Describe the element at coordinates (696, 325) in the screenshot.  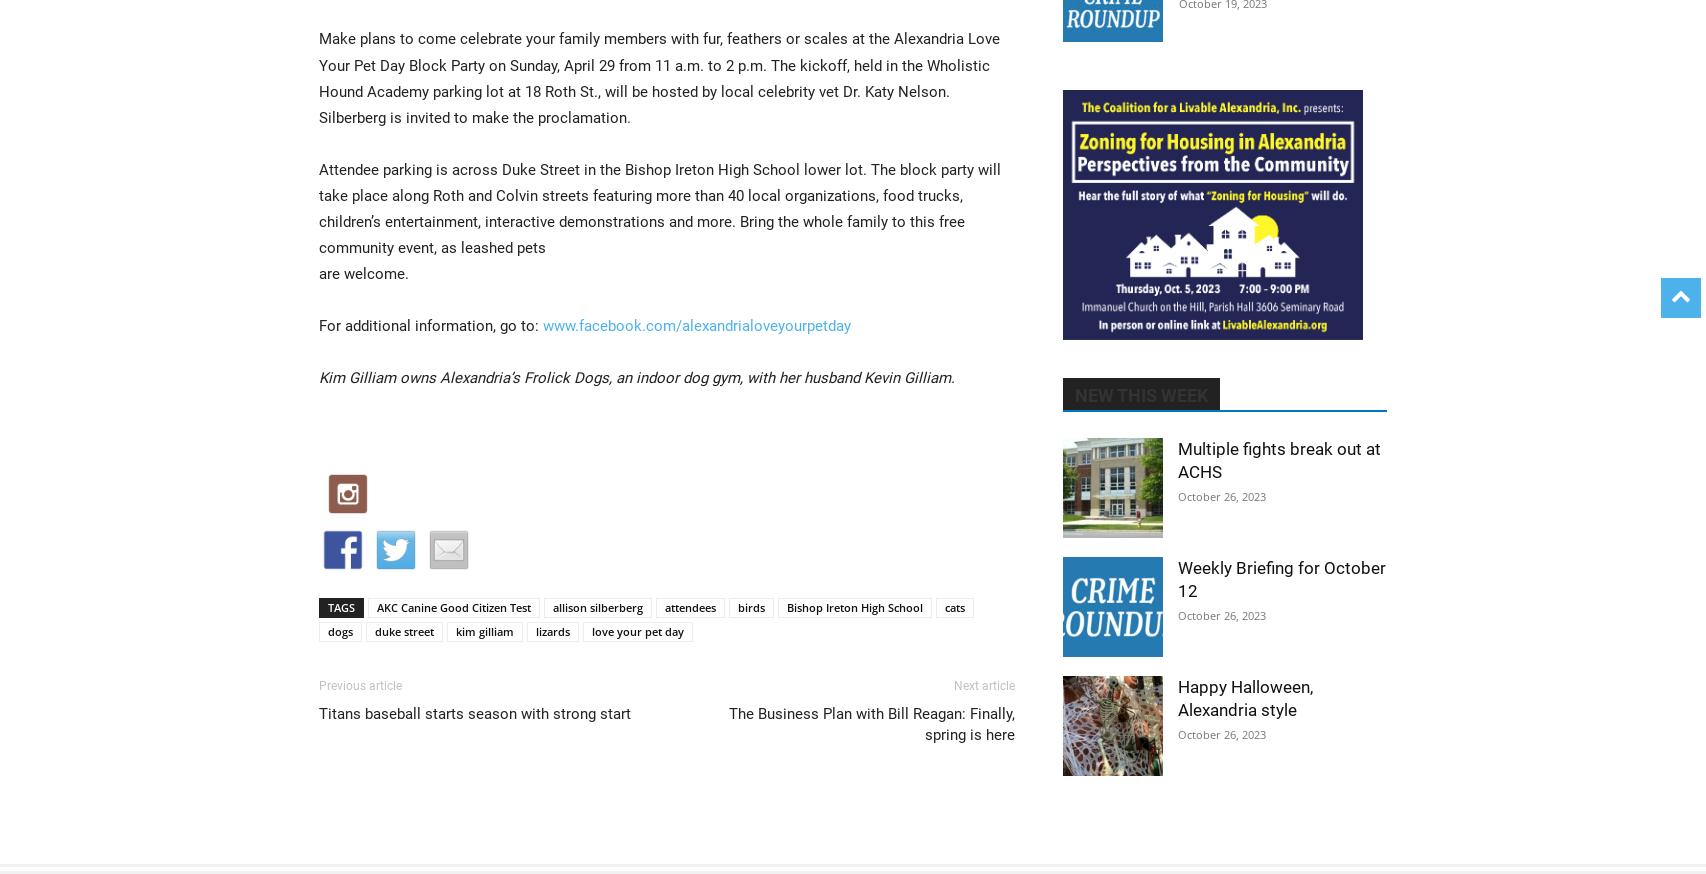
I see `'www.facebook.com/alexandrialoveyourpetday'` at that location.